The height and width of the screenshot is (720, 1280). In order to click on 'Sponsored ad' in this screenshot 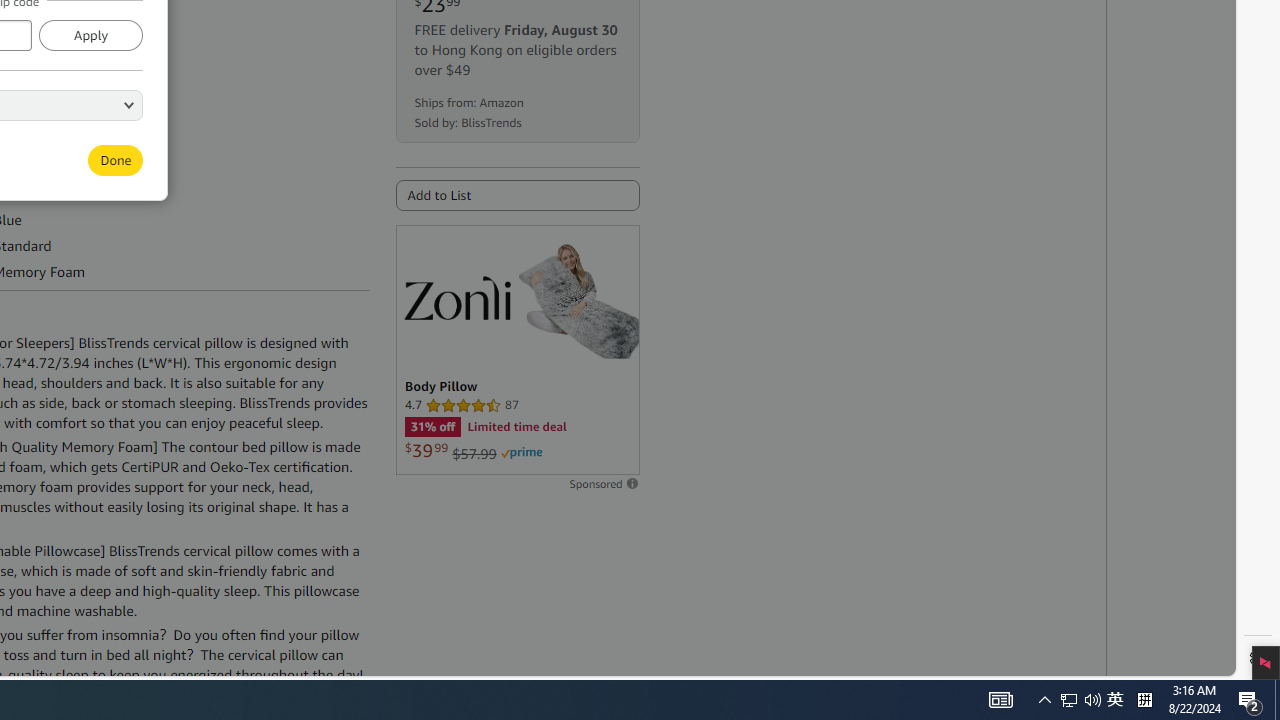, I will do `click(517, 348)`.